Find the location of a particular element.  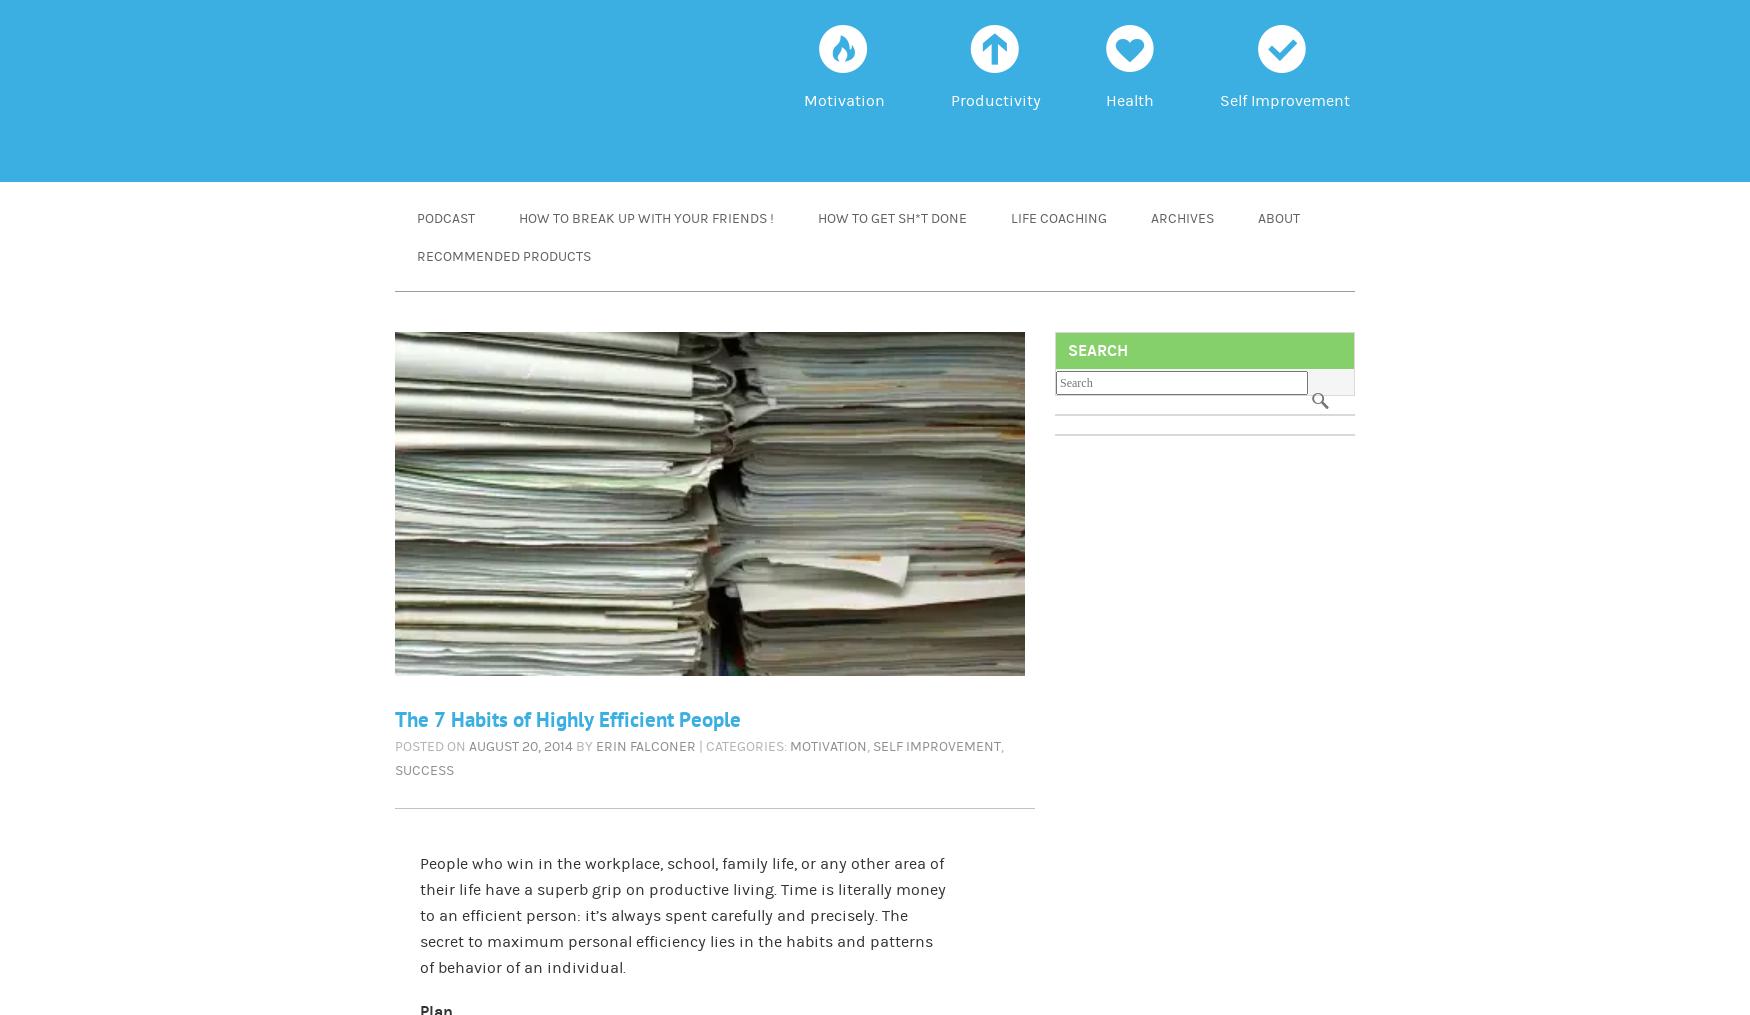

'self improvement' is located at coordinates (873, 745).